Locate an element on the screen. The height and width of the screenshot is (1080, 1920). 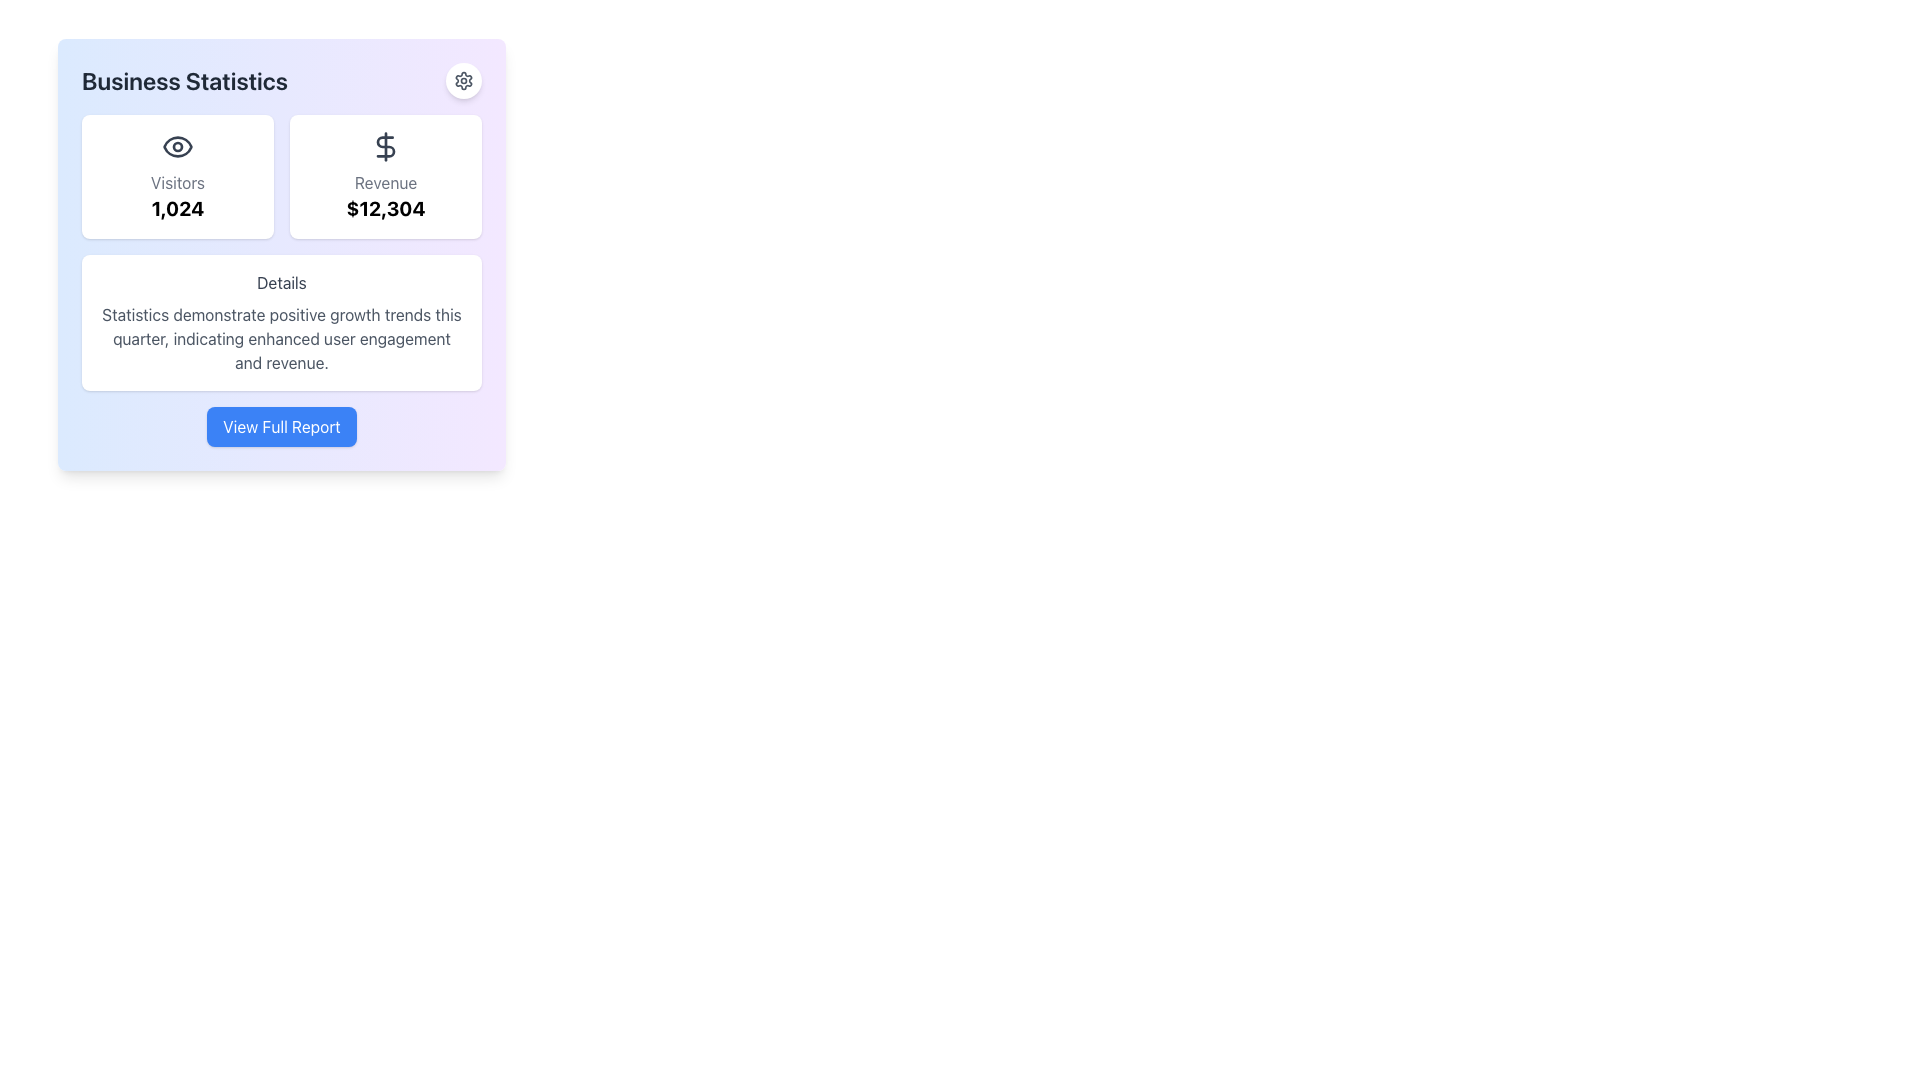
the Text Block located below the 'Details' heading, which displays information about positive growth trends is located at coordinates (281, 338).